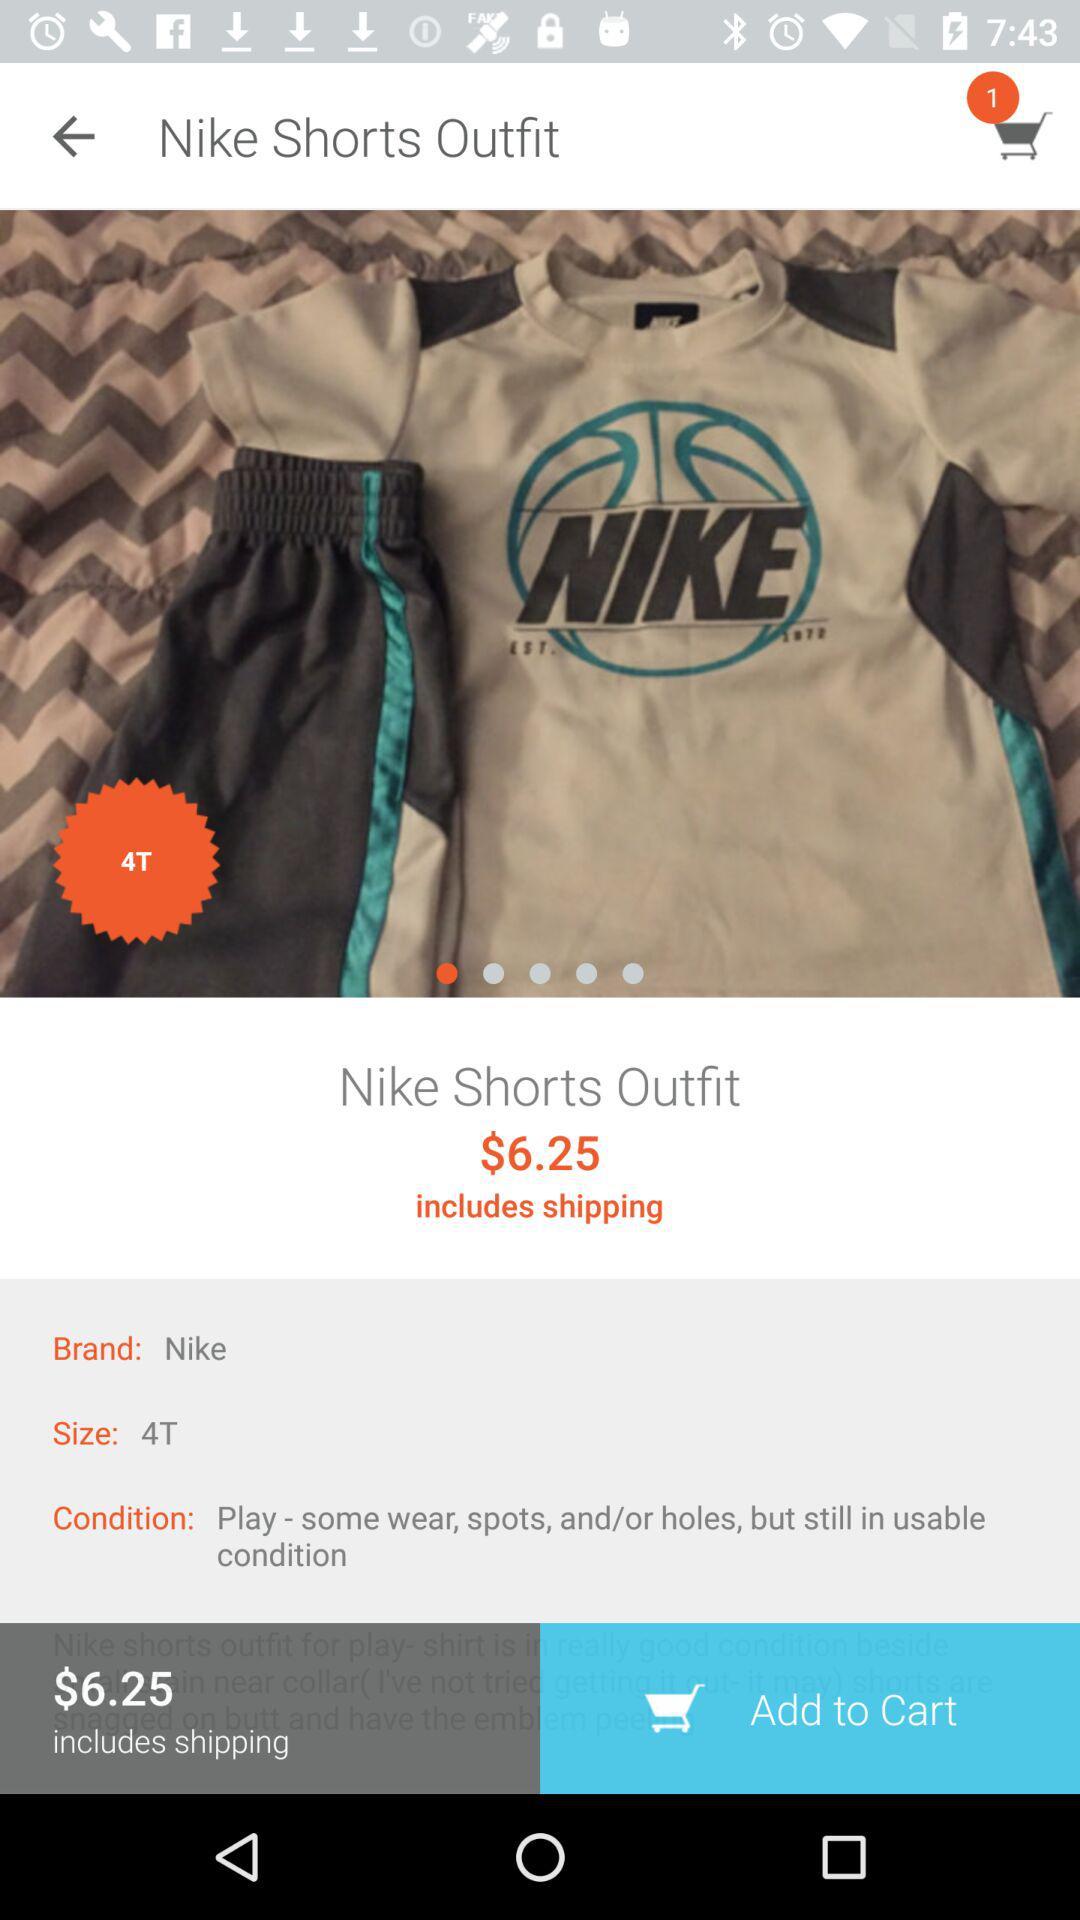 Image resolution: width=1080 pixels, height=1920 pixels. Describe the element at coordinates (540, 602) in the screenshot. I see `product photos` at that location.